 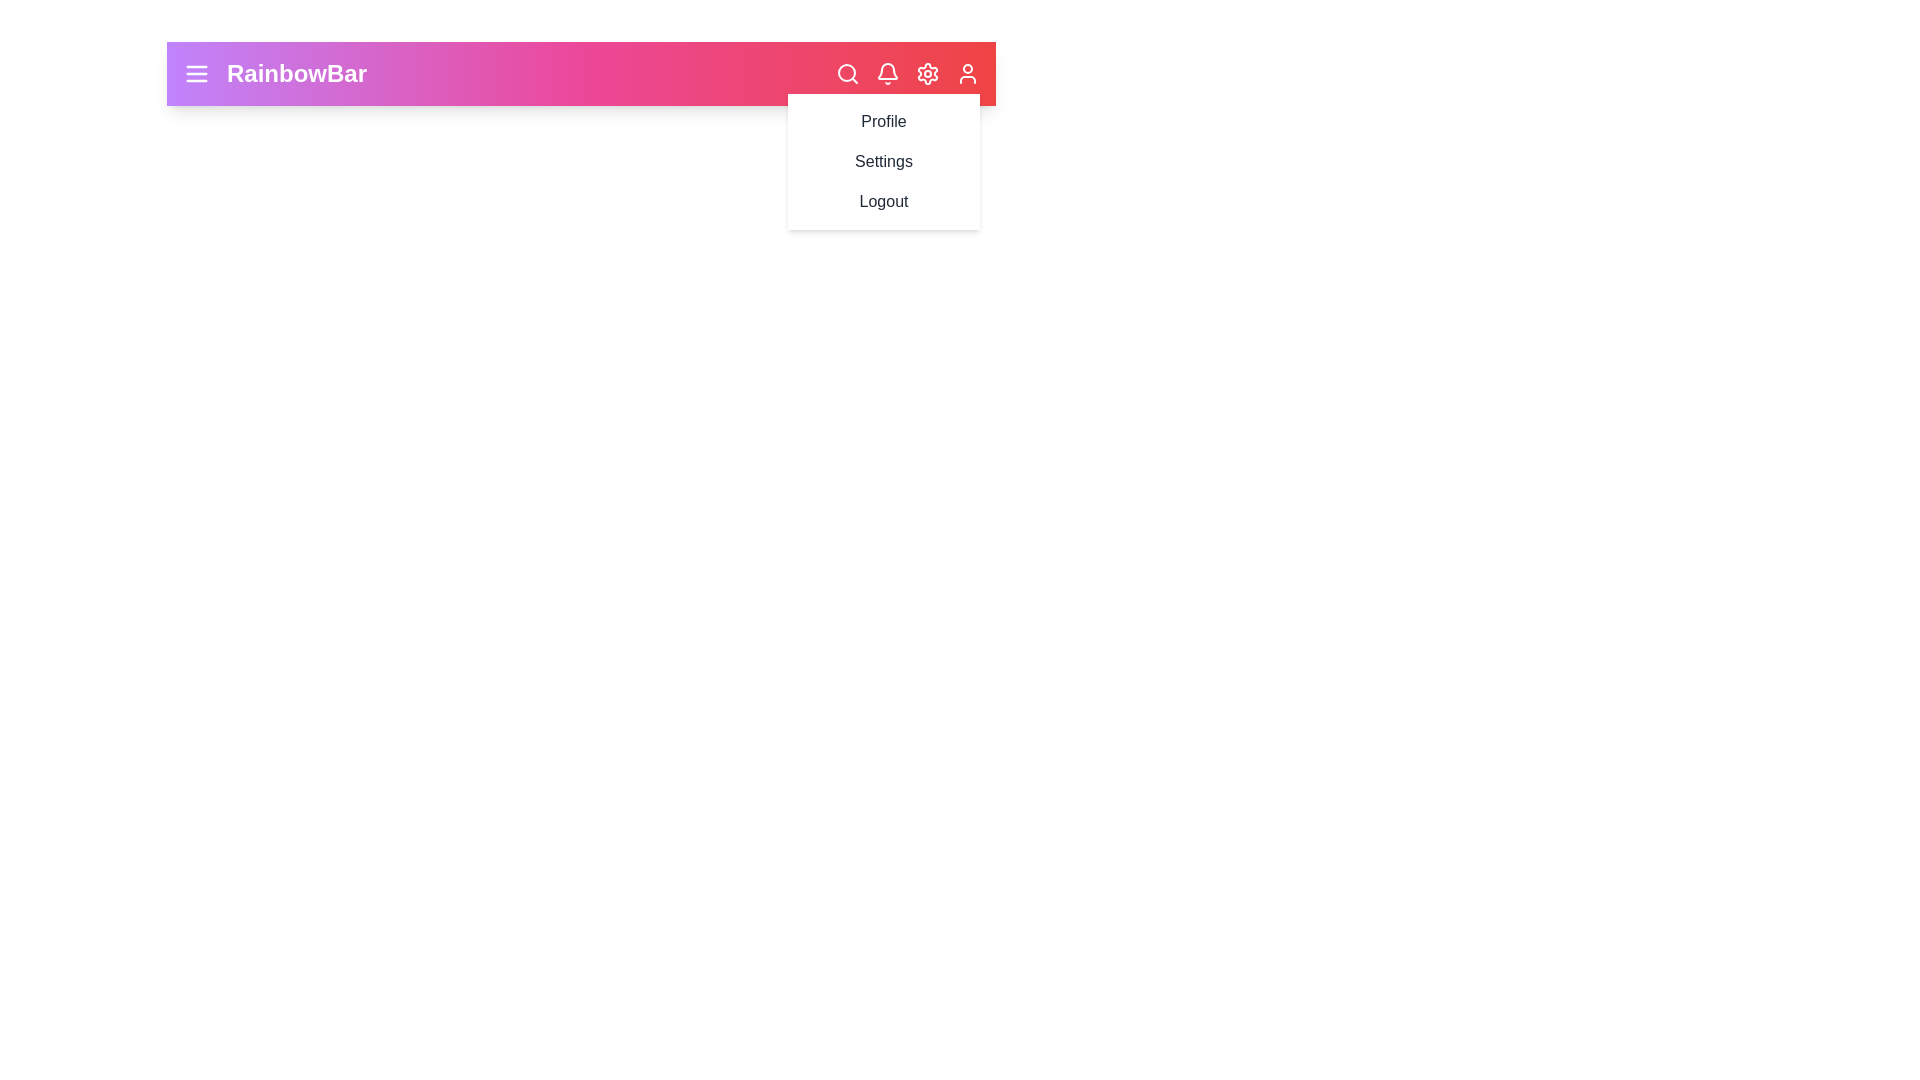 What do you see at coordinates (848, 72) in the screenshot?
I see `the search icon to open the search functionality` at bounding box center [848, 72].